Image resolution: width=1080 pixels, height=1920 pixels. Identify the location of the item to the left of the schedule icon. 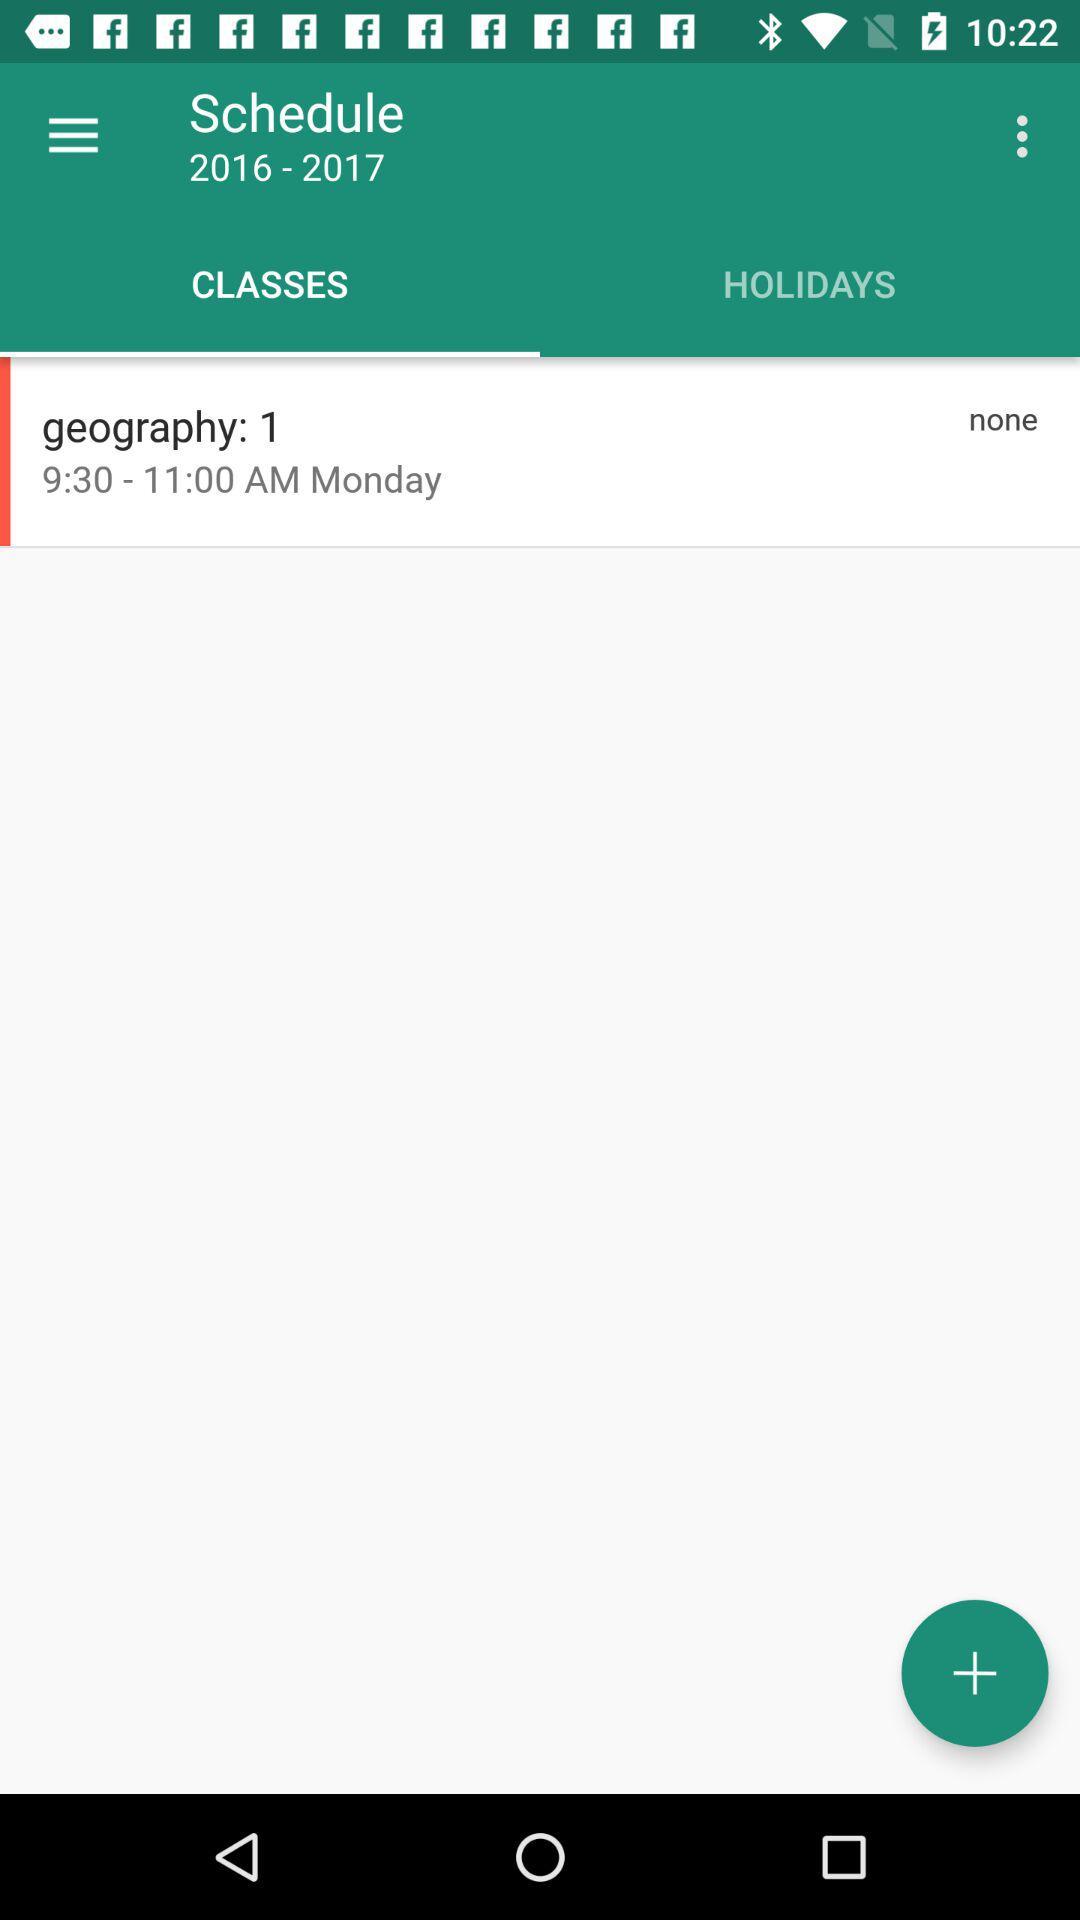
(72, 135).